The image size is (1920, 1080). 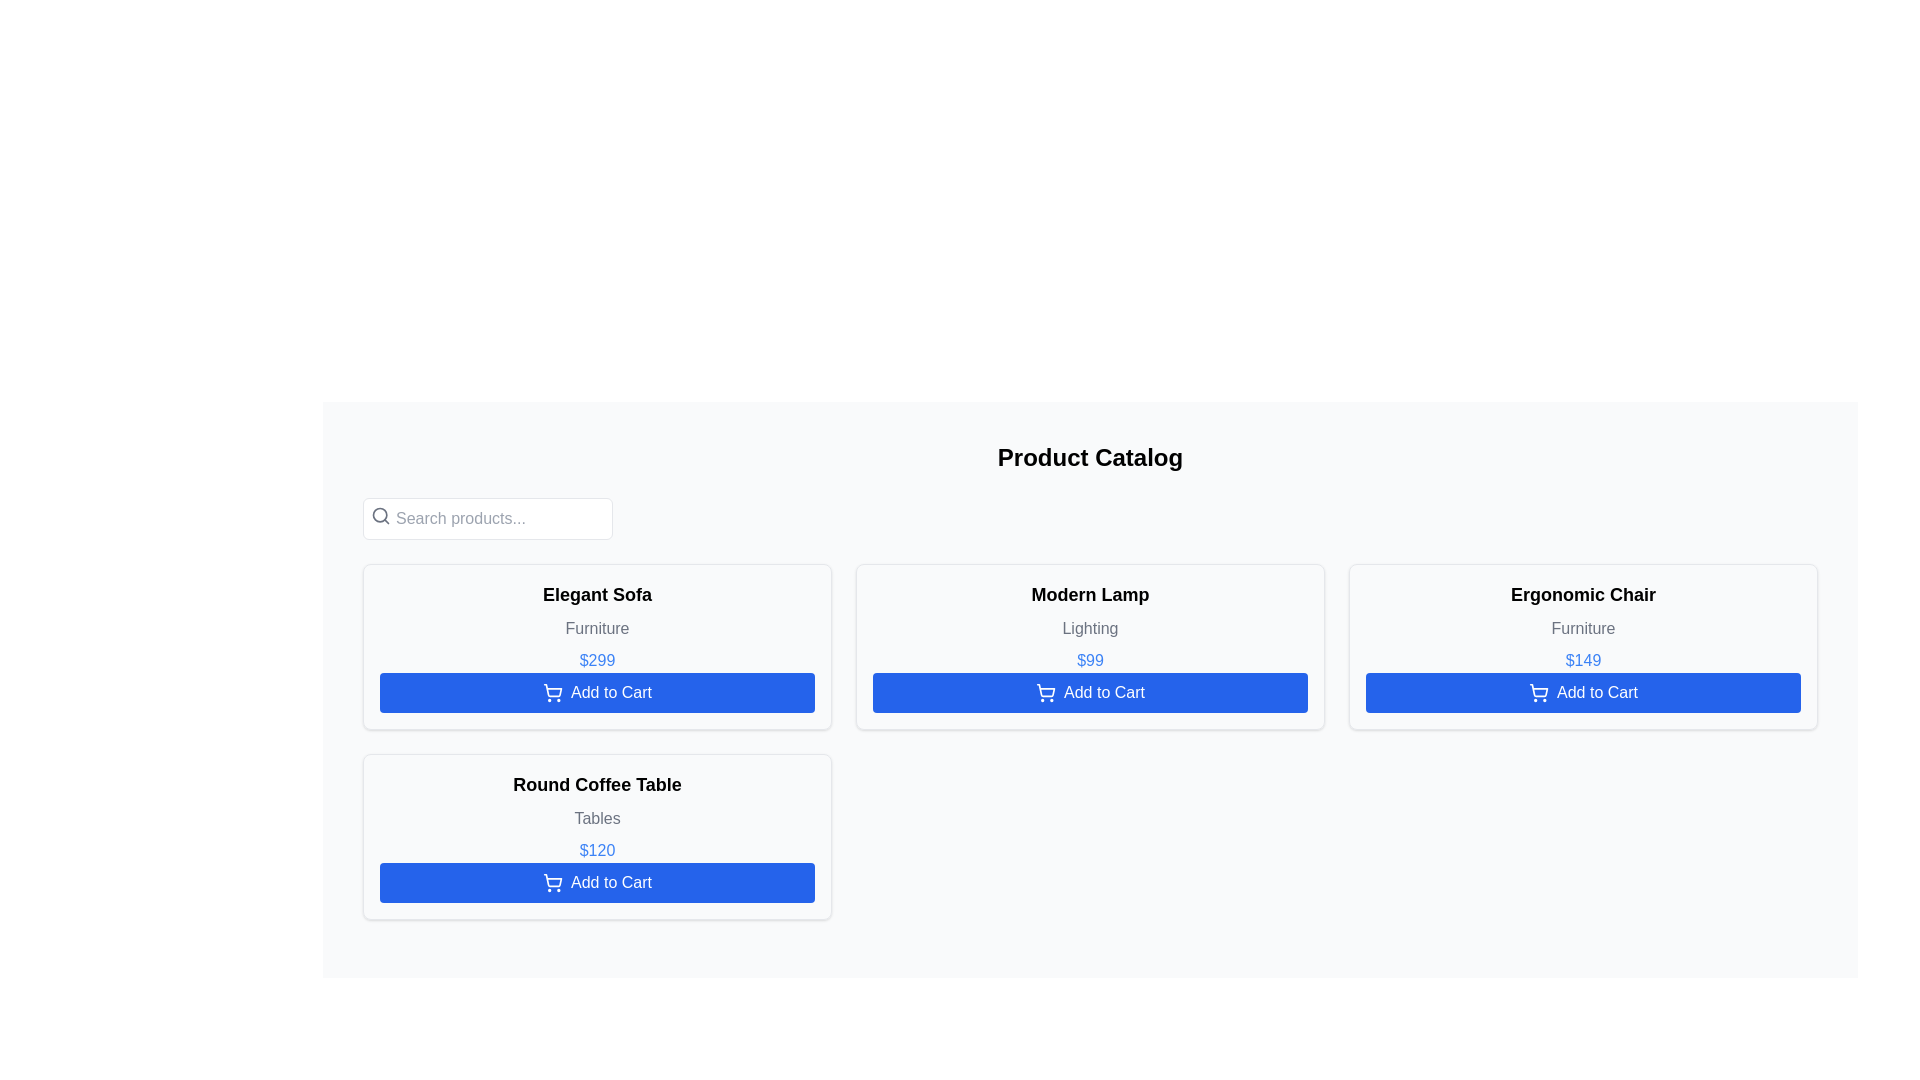 I want to click on the text label displaying the price of '$120' for the 'Round Coffee Table' product, which is bold, blue, and located between the 'Tables' subtitle and the 'Add to Cart' button, so click(x=596, y=851).